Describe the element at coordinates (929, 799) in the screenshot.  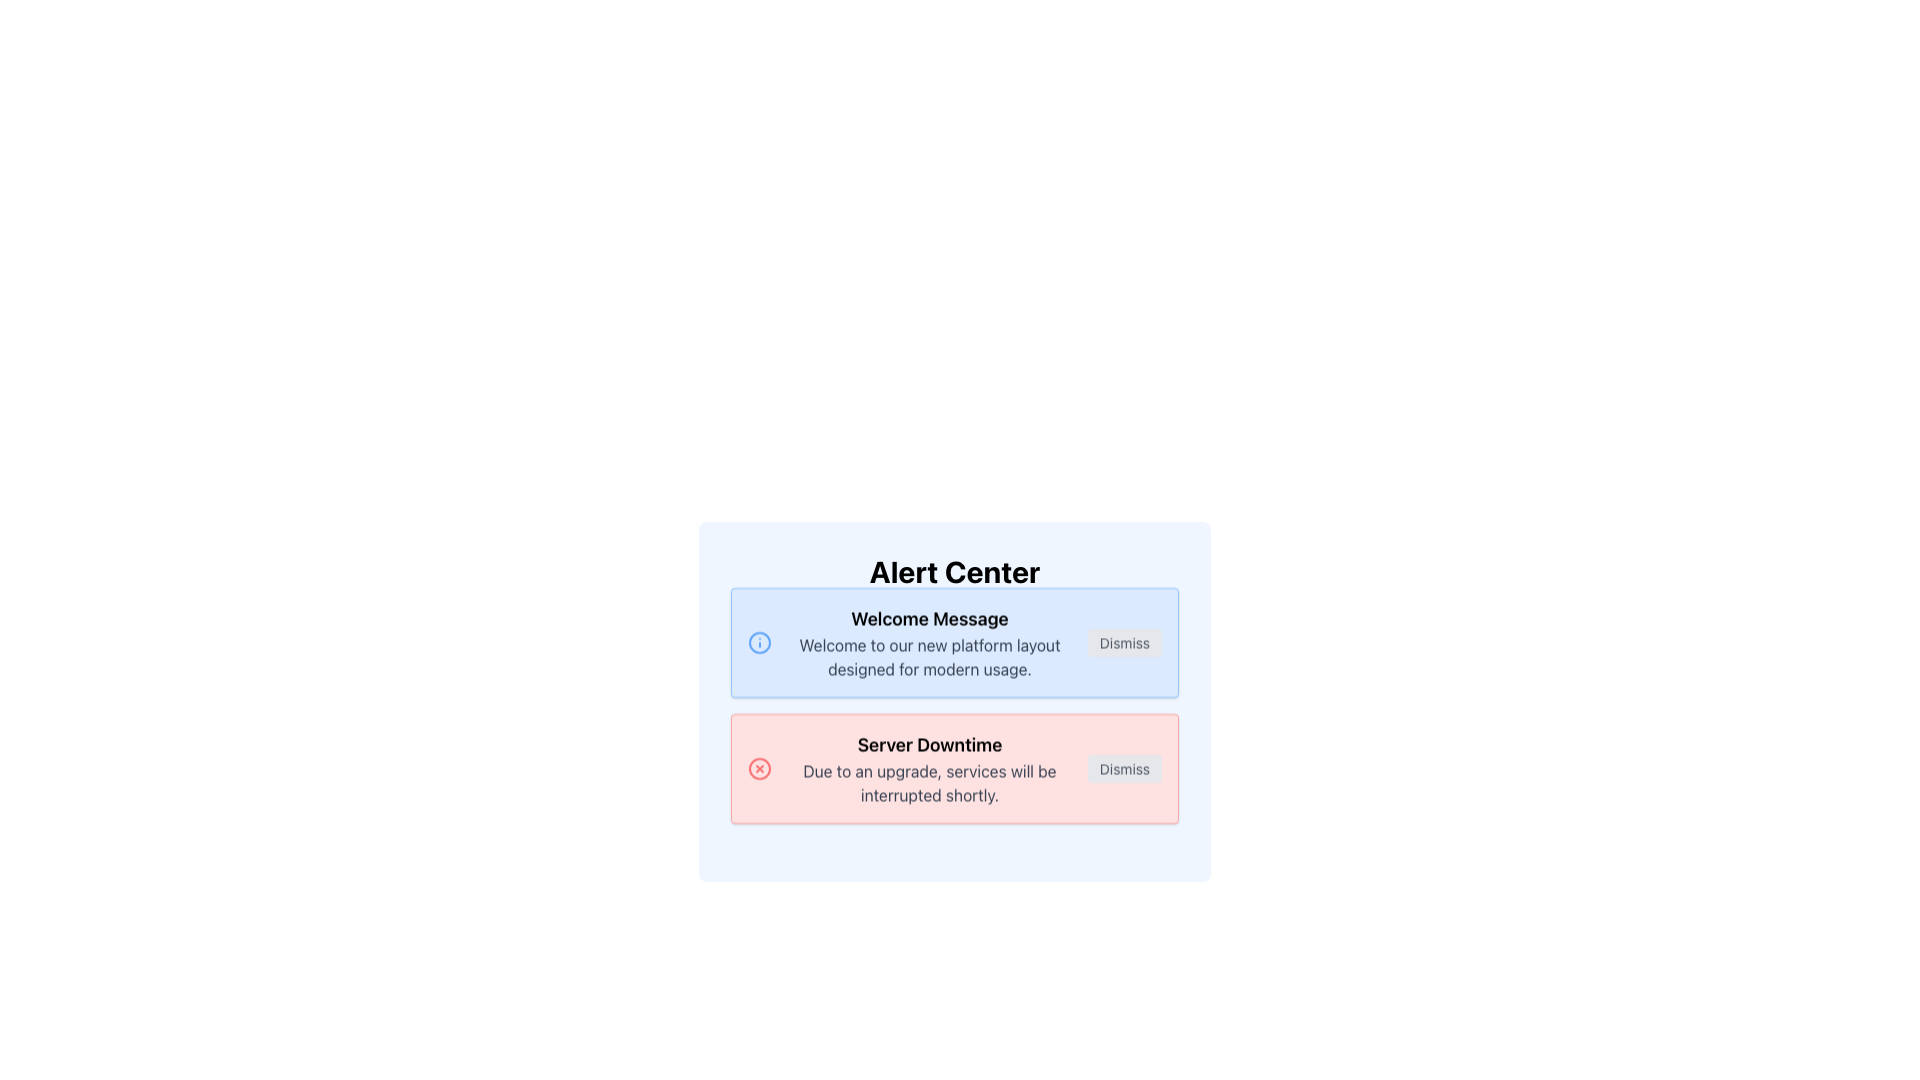
I see `the text label informing users about a service interruption due to an upgrade, which is located within the pink notification card under the title 'Server Downtime' in the 'Alert Center' interface` at that location.